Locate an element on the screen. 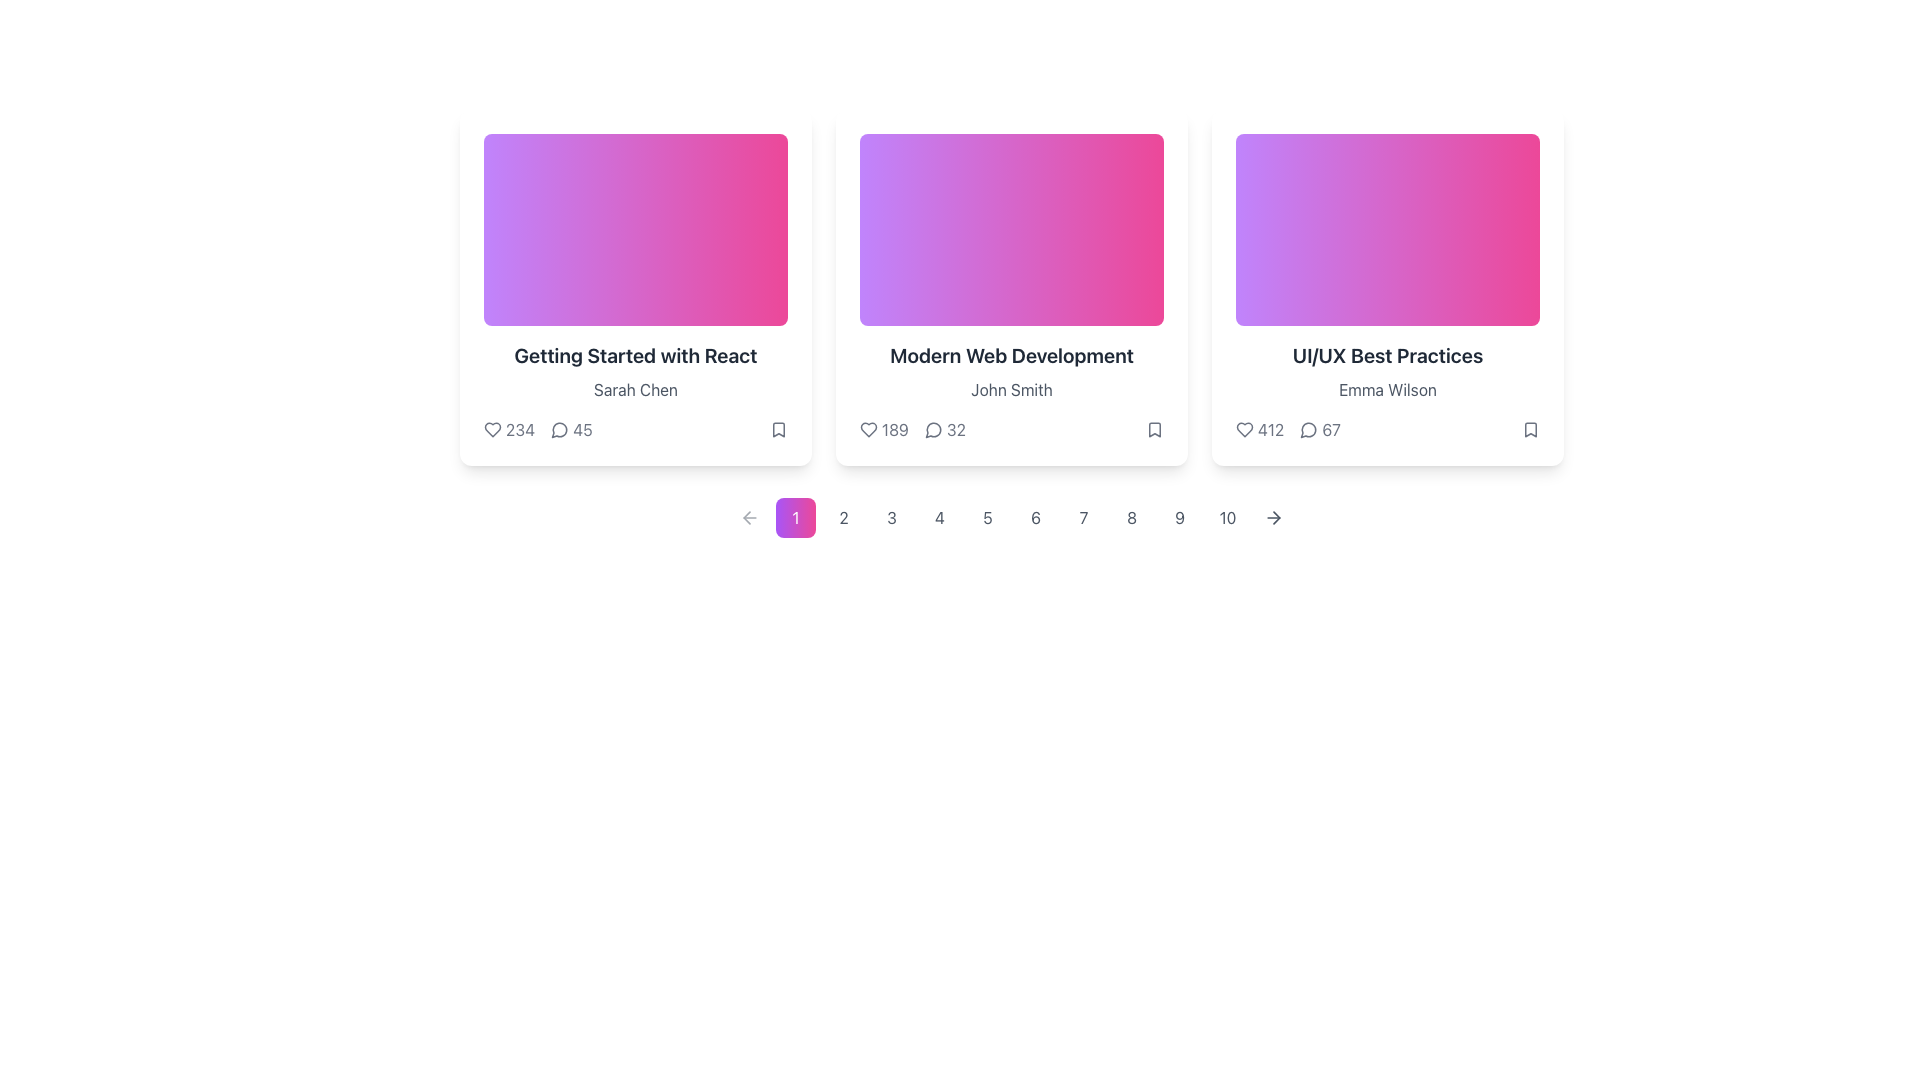  the text label displaying 'Sarah Chen' located under the title 'Getting Started with React' in the leftmost card of the three-card layout is located at coordinates (634, 389).